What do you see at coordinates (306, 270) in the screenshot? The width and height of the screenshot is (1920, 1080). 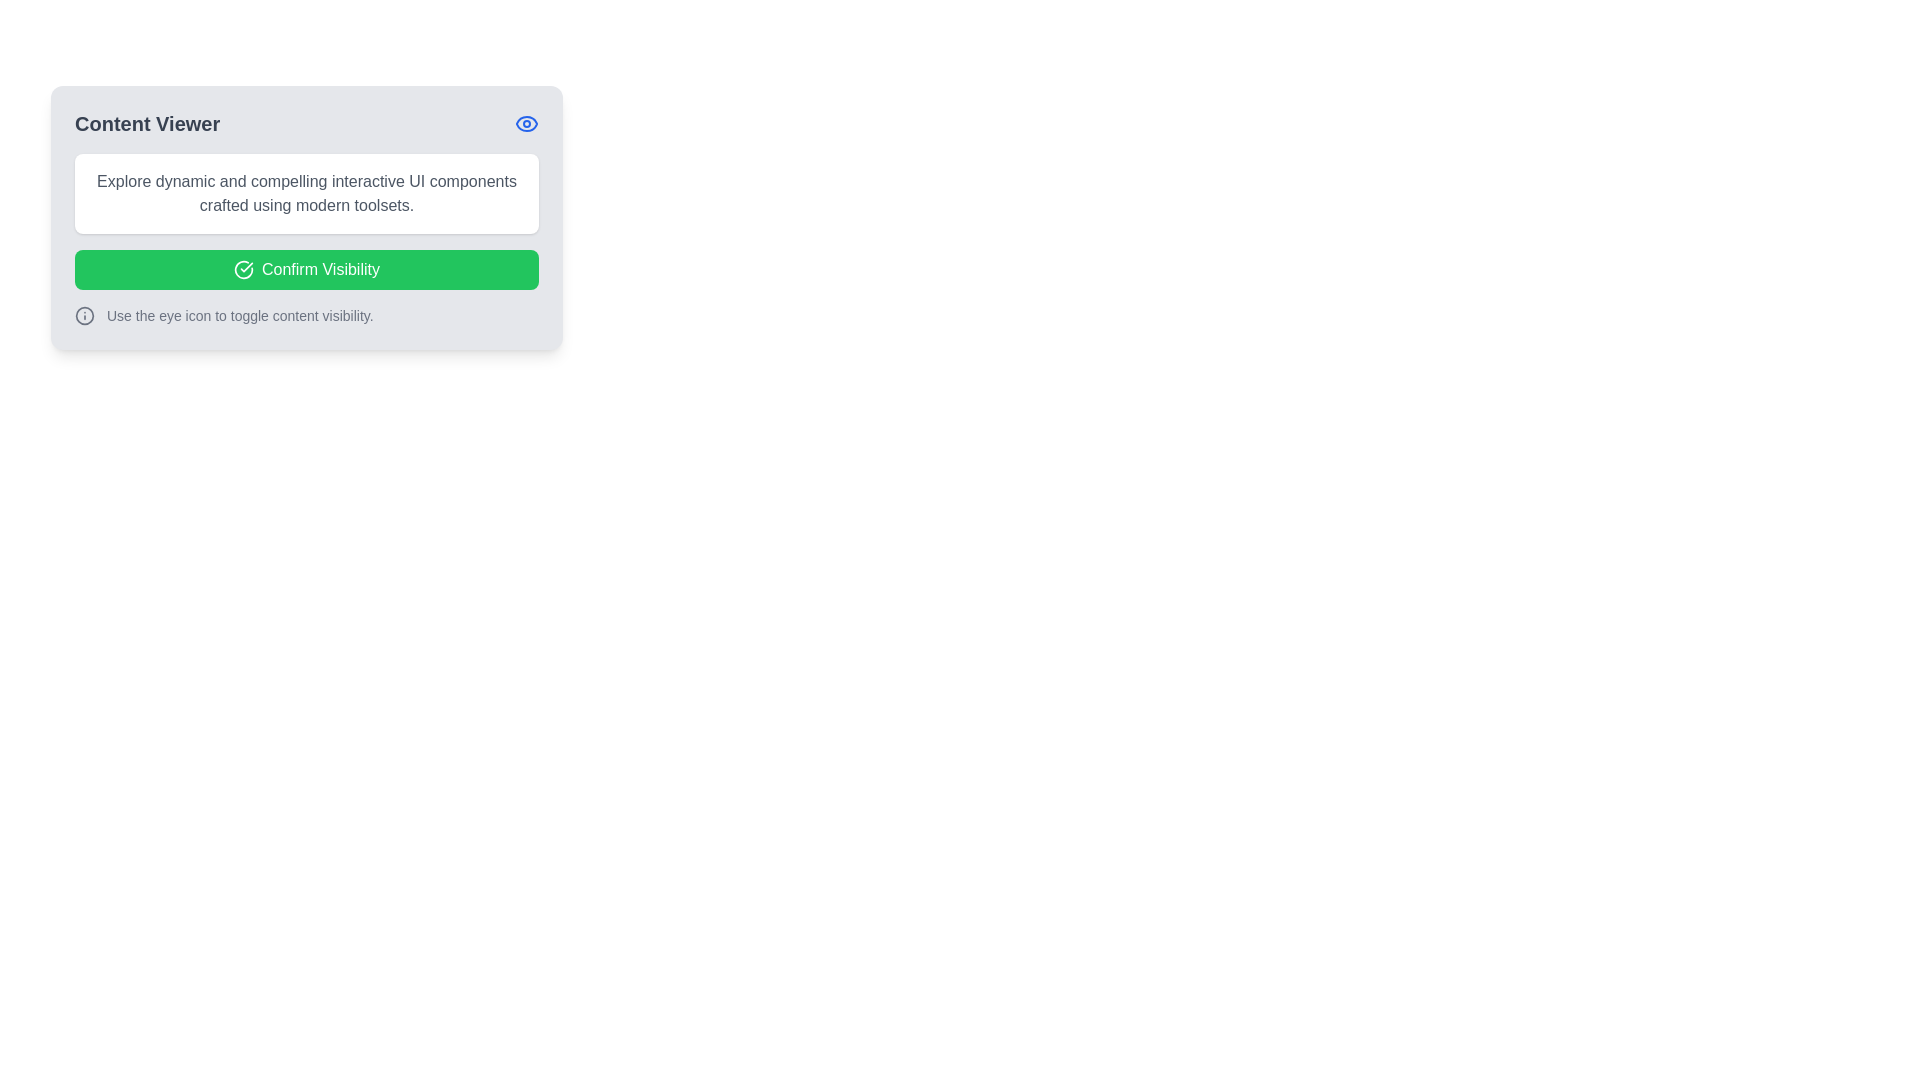 I see `the 'Confirm Visibility' label which contains the text 'Confirm Visibility' and a checkmark icon, indicating an affirmative action with a green background` at bounding box center [306, 270].